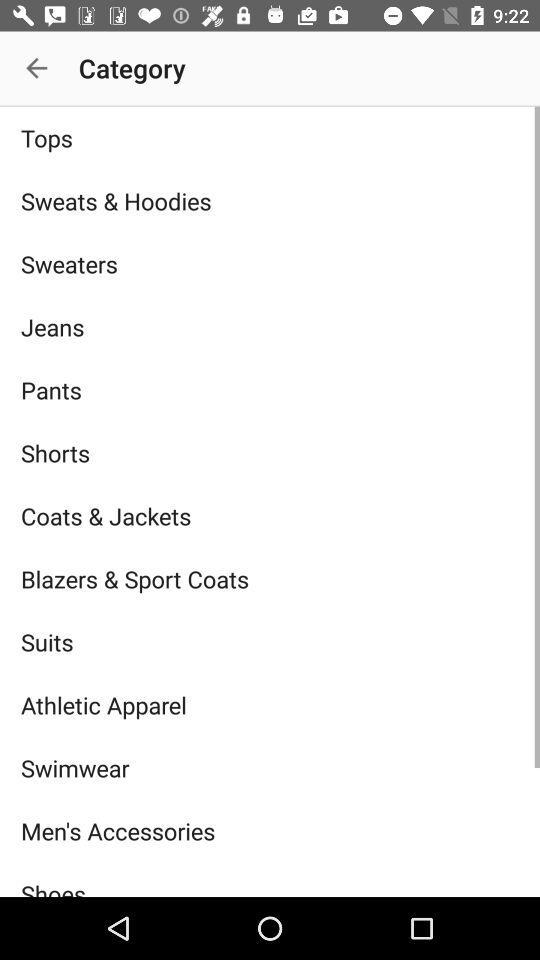 This screenshot has height=960, width=540. Describe the element at coordinates (36, 68) in the screenshot. I see `item above tops icon` at that location.